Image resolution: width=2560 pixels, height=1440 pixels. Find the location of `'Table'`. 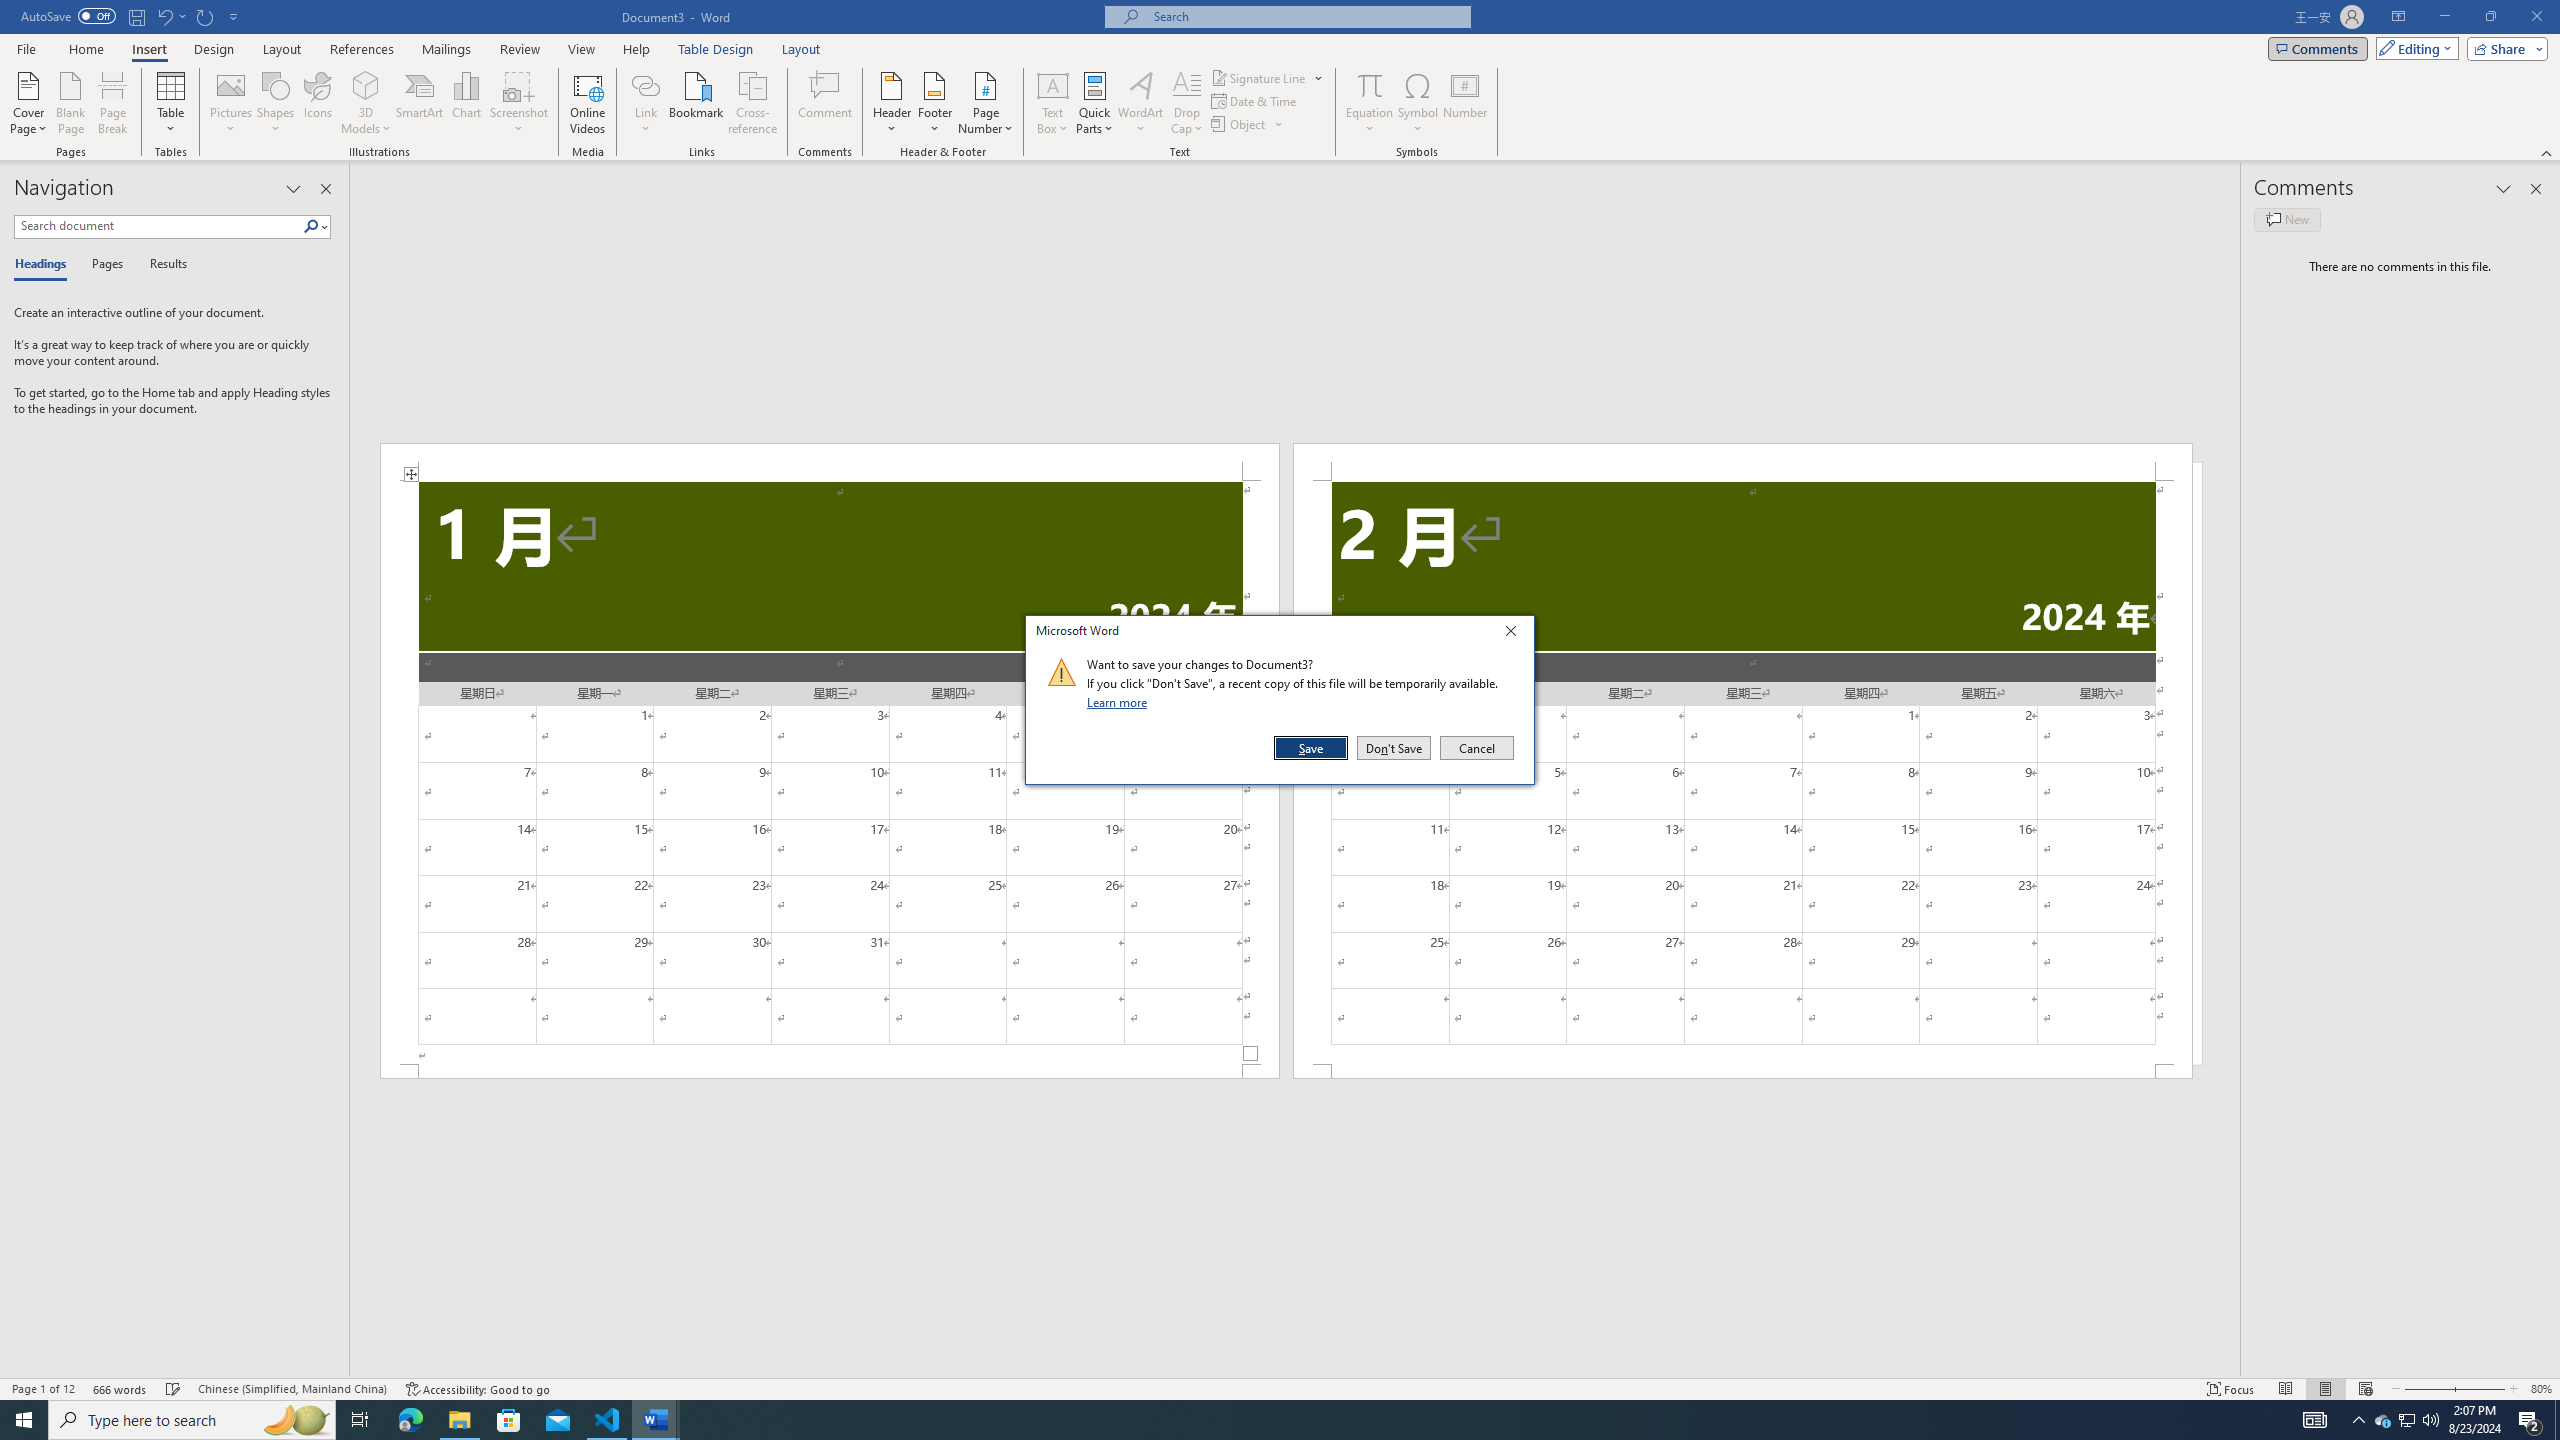

'Table' is located at coordinates (171, 103).